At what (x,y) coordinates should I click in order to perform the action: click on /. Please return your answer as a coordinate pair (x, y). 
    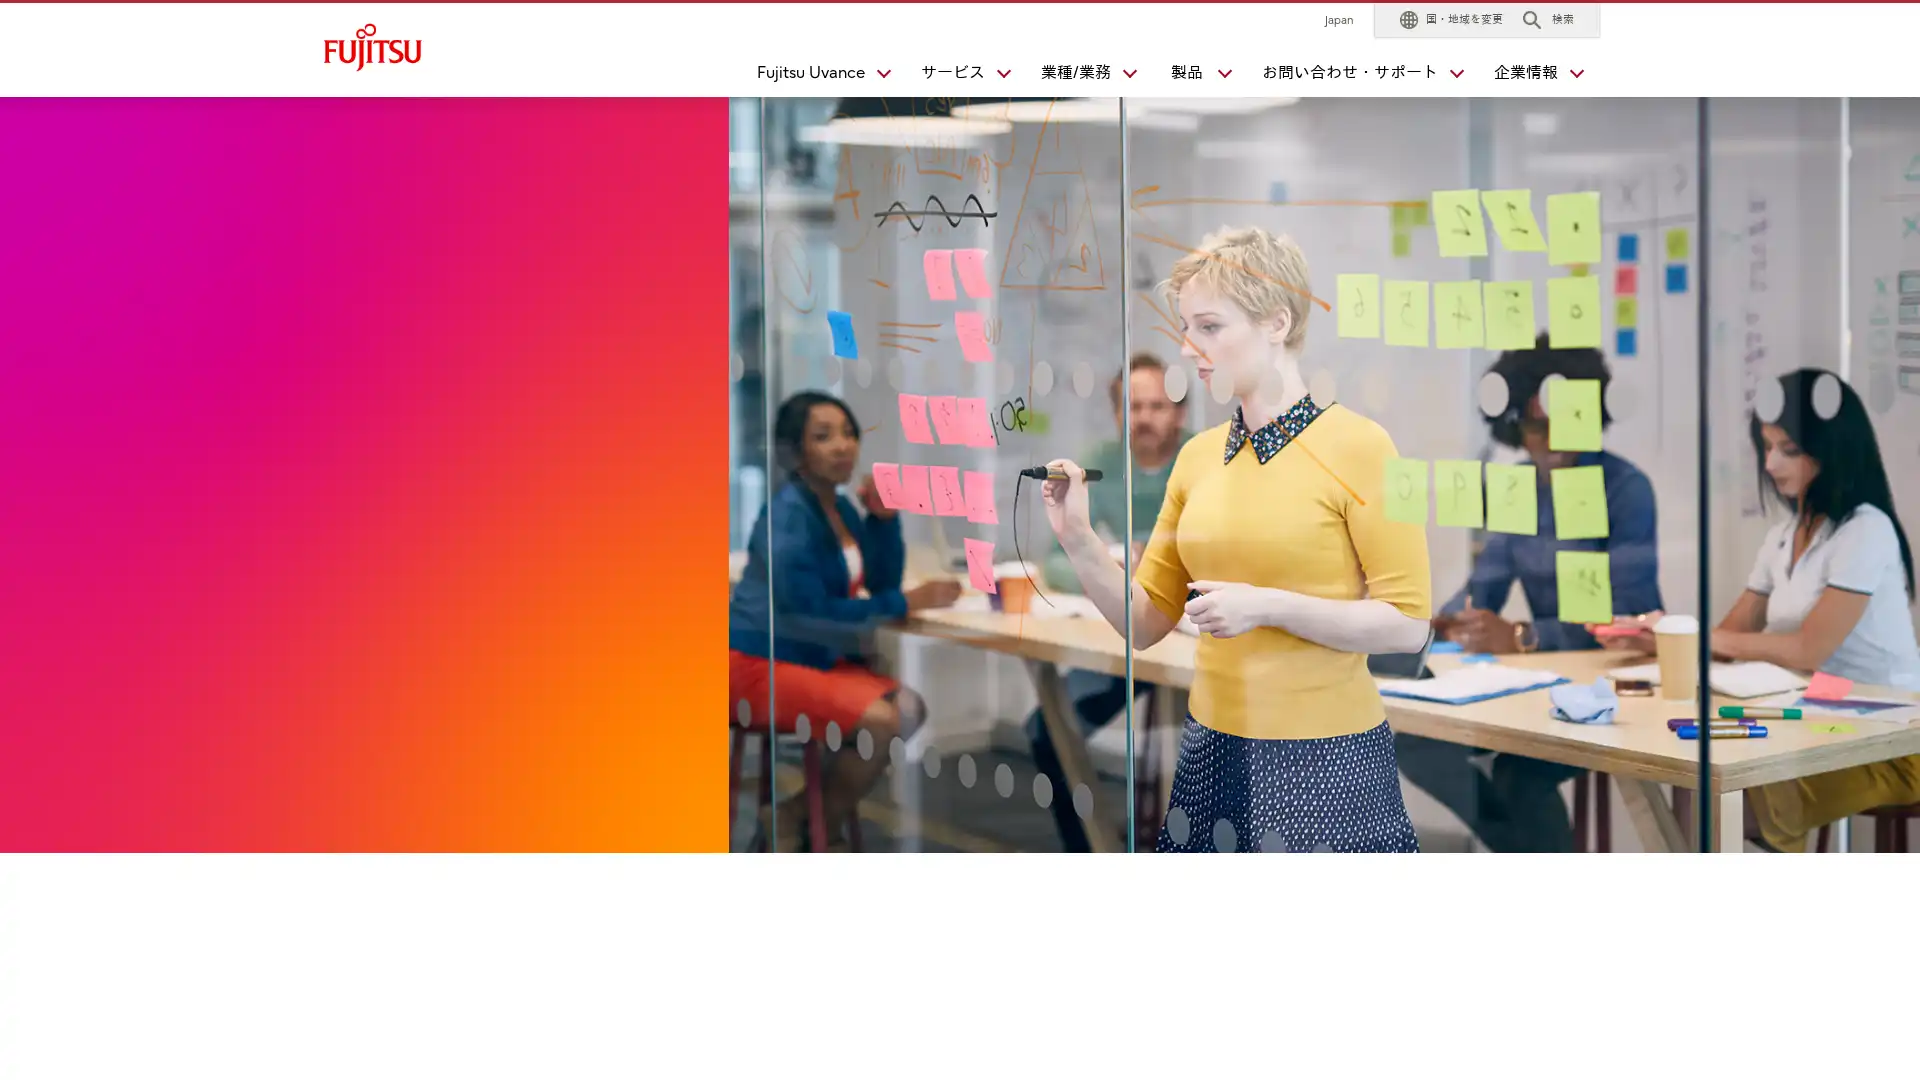
    Looking at the image, I should click on (1079, 76).